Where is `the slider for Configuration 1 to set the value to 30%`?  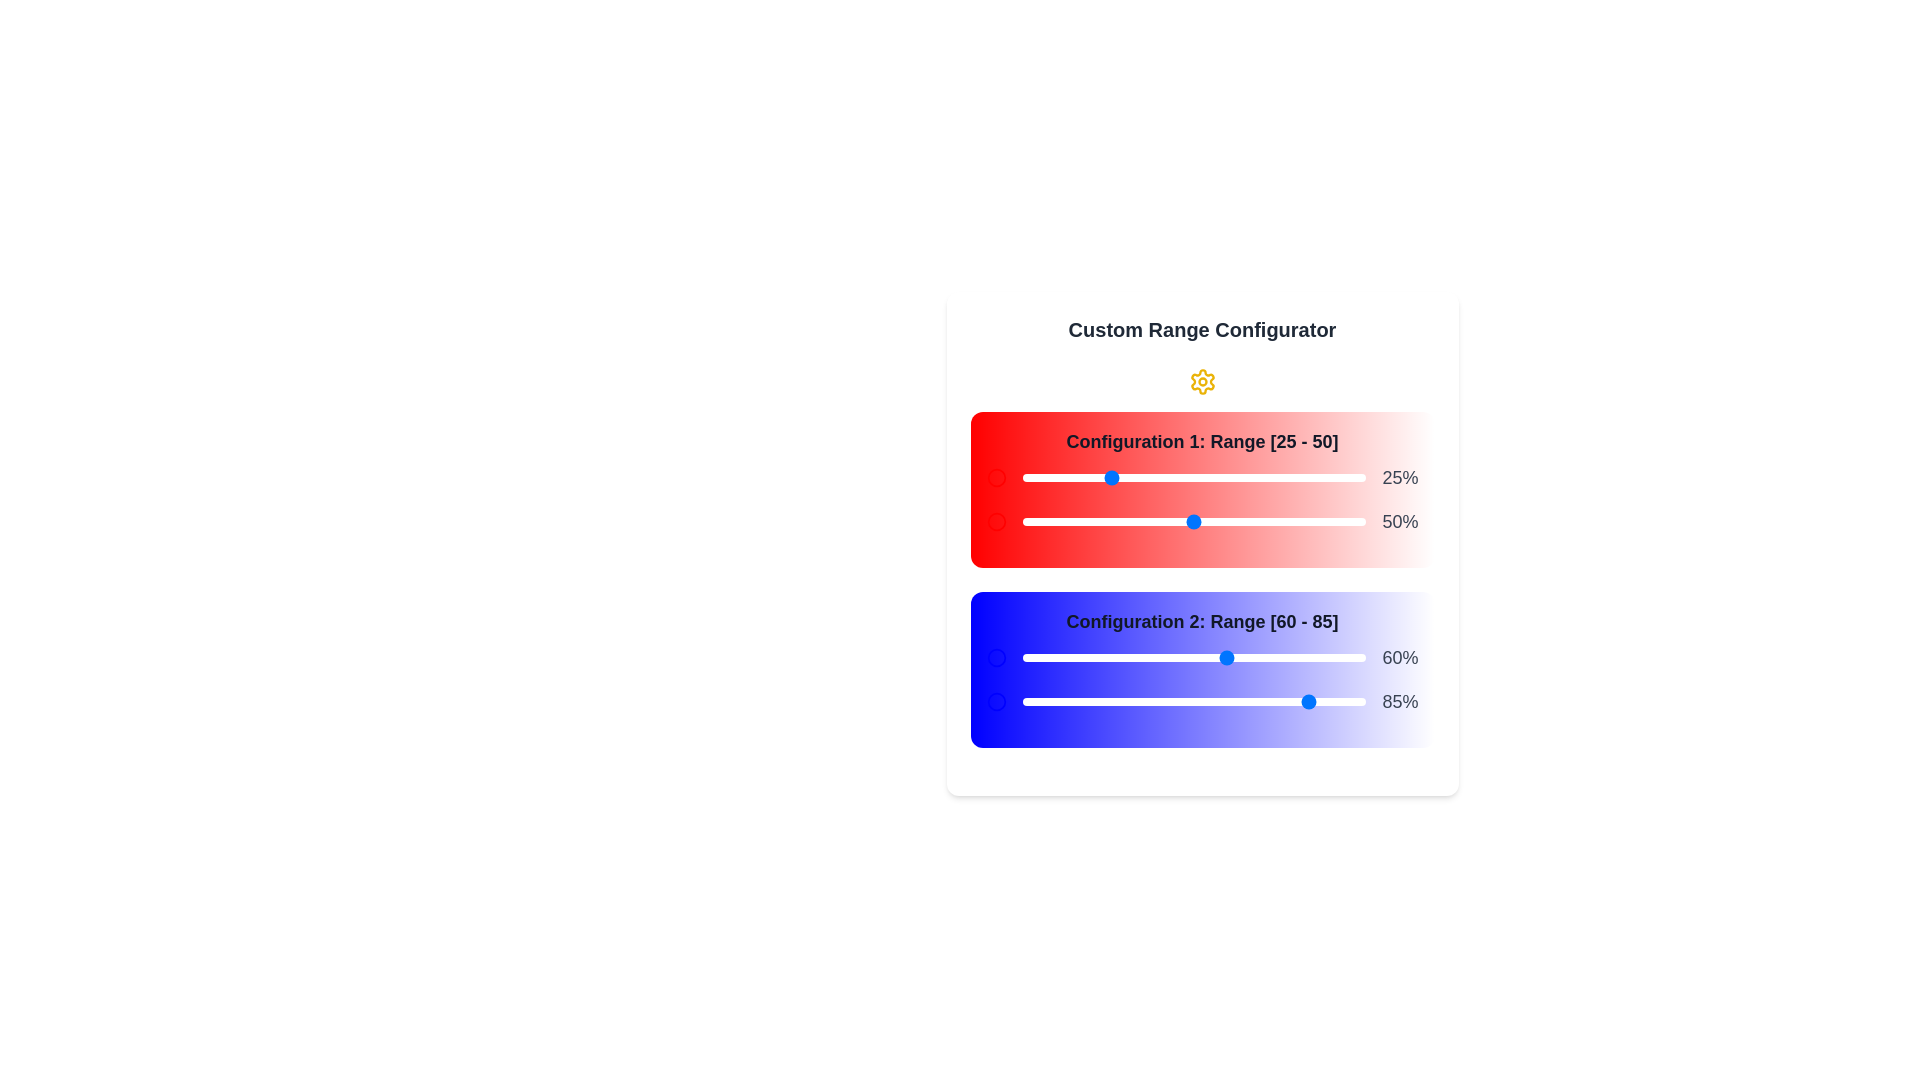 the slider for Configuration 1 to set the value to 30% is located at coordinates (1125, 478).